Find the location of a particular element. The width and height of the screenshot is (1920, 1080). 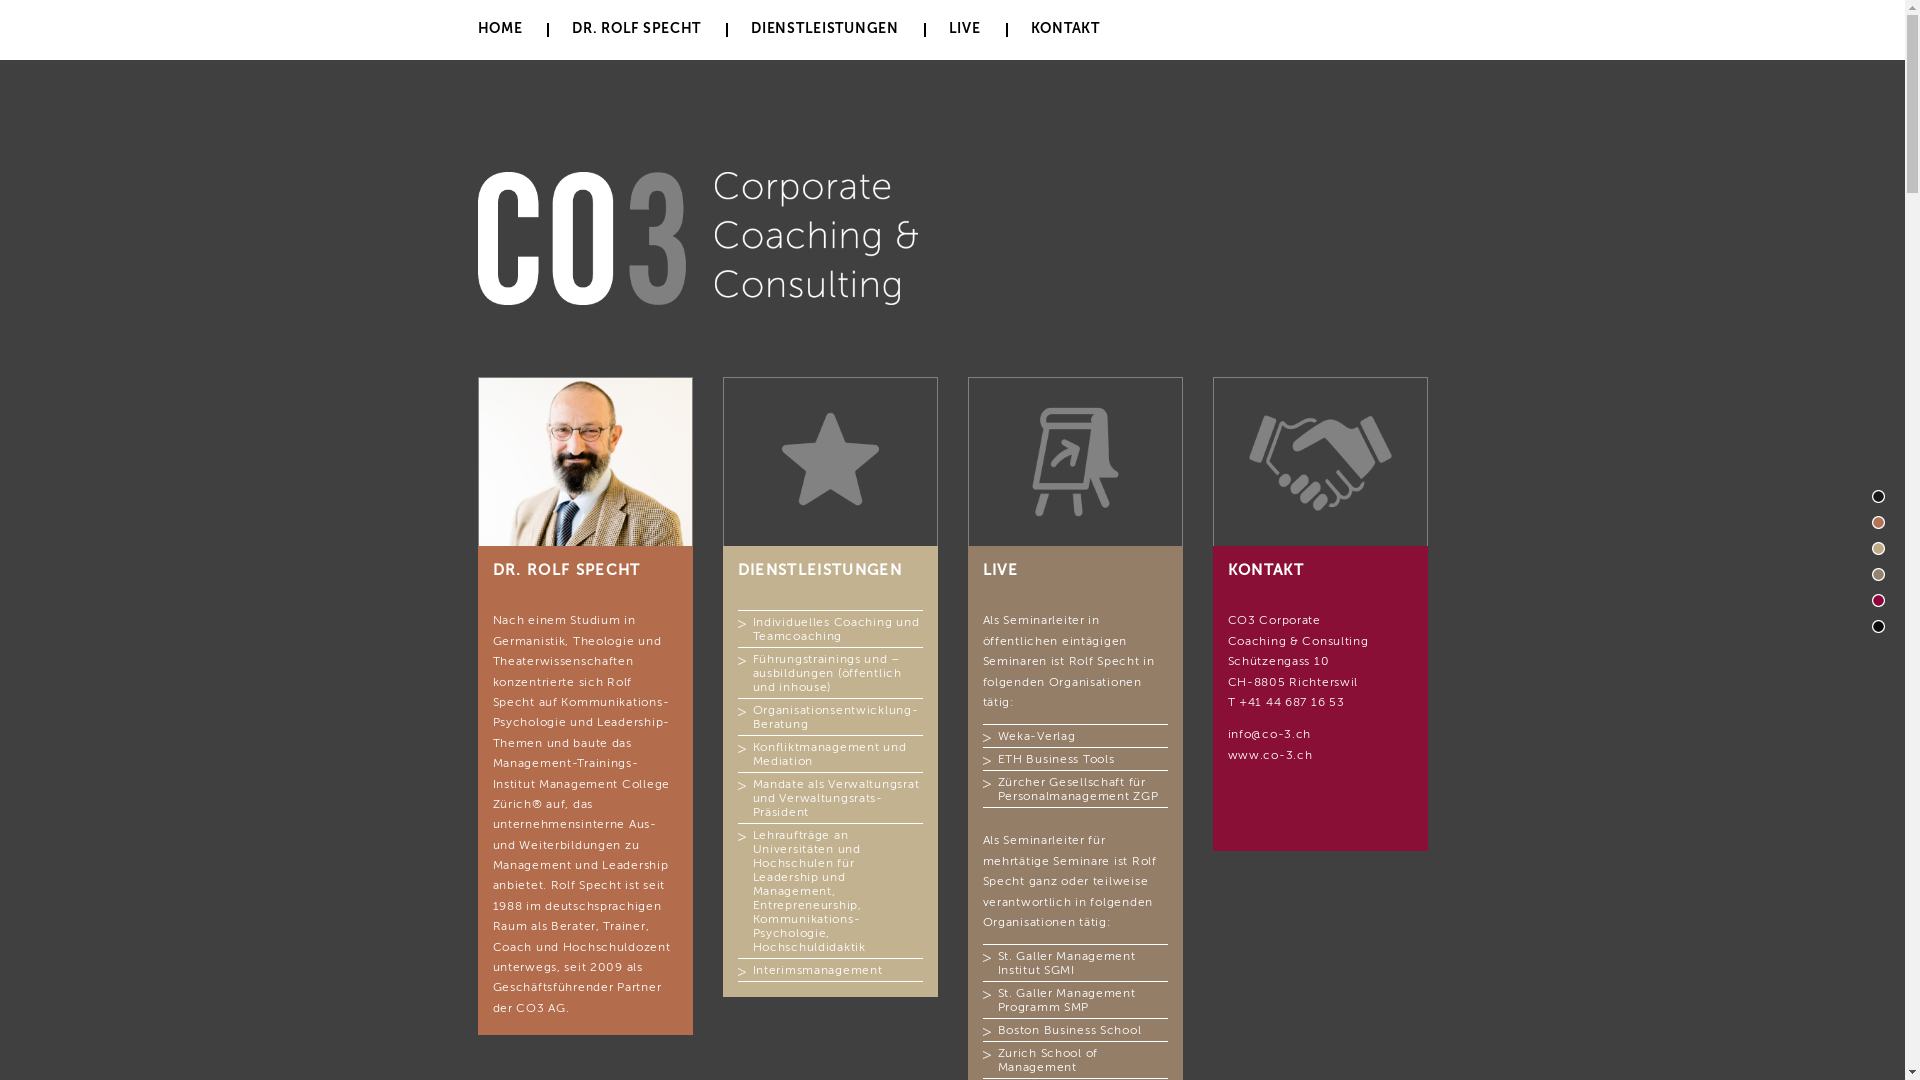

'info@co-3.ch' is located at coordinates (1269, 733).